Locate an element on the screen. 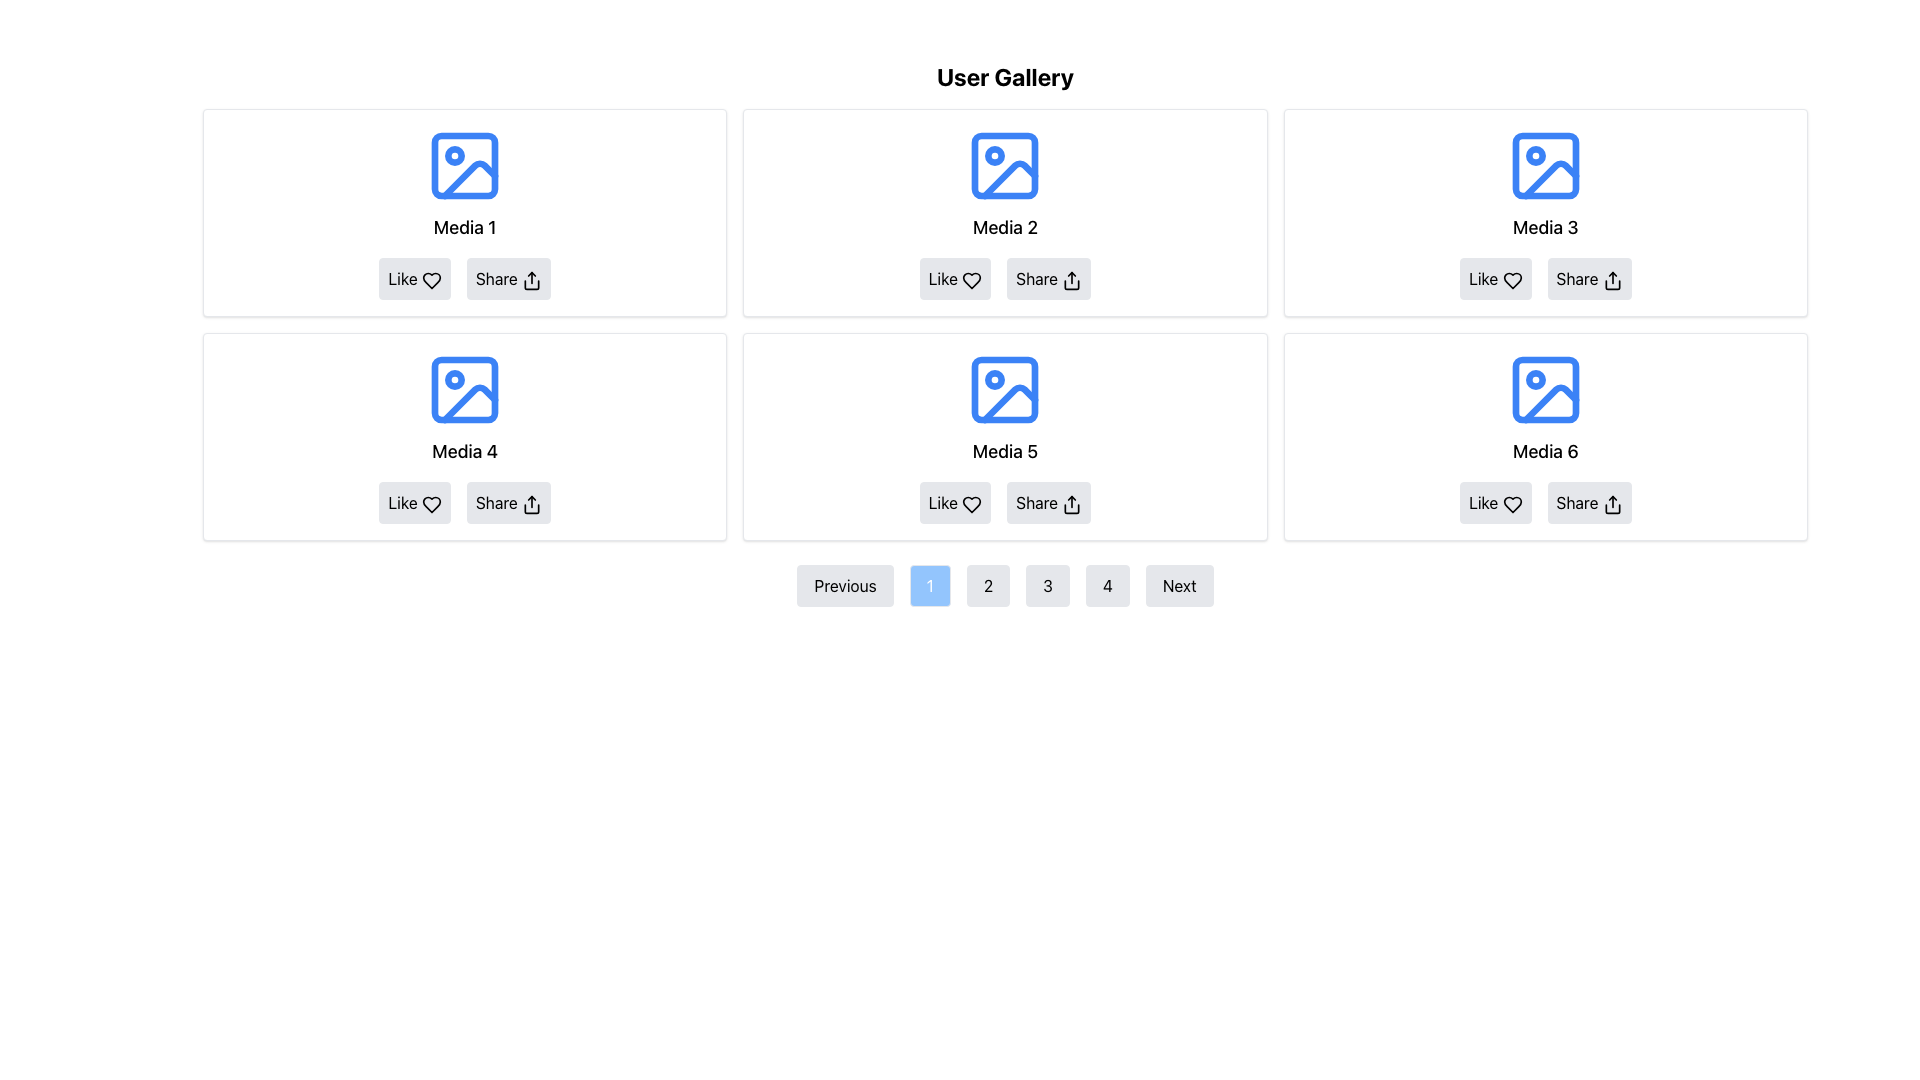 The image size is (1920, 1080). the SVG rounded rectangle that enhances the aesthetics of the 'Media 5' image icon, located in the central region of the icon in the second row, central column is located at coordinates (1005, 389).